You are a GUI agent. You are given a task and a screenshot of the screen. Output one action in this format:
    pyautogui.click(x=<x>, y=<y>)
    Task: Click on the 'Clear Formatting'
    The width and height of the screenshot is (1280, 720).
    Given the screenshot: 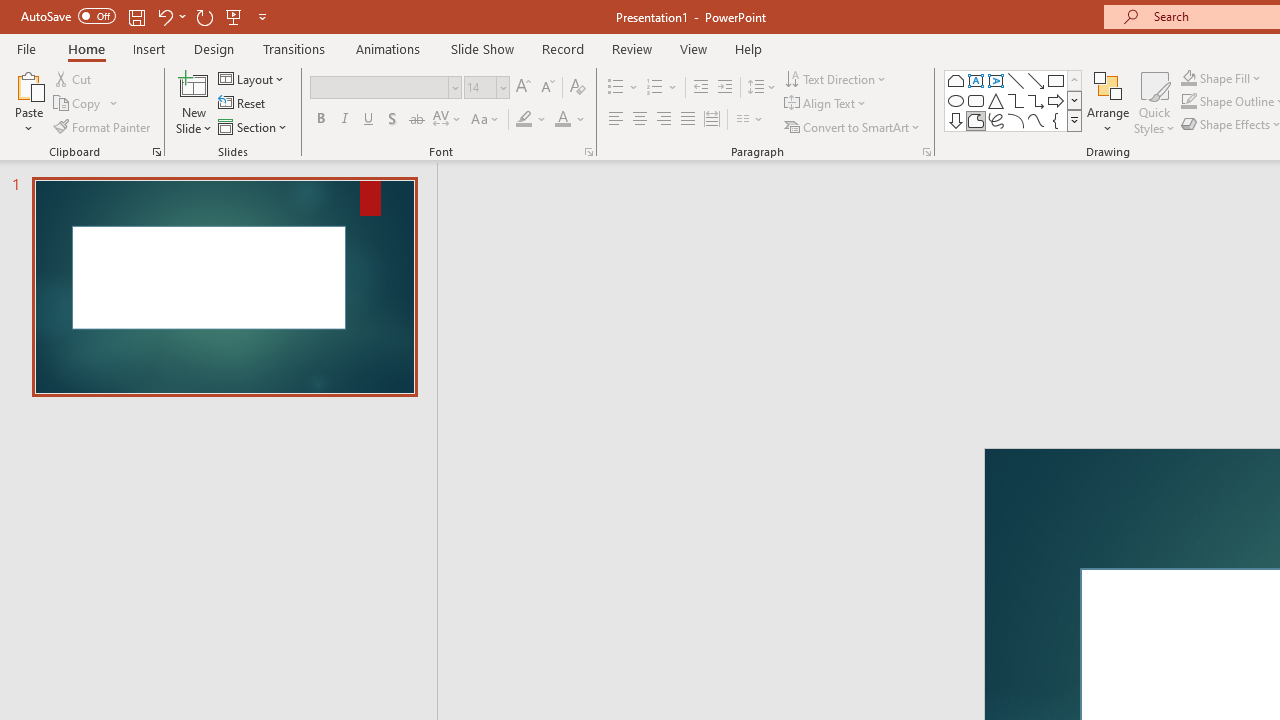 What is the action you would take?
    pyautogui.click(x=576, y=86)
    